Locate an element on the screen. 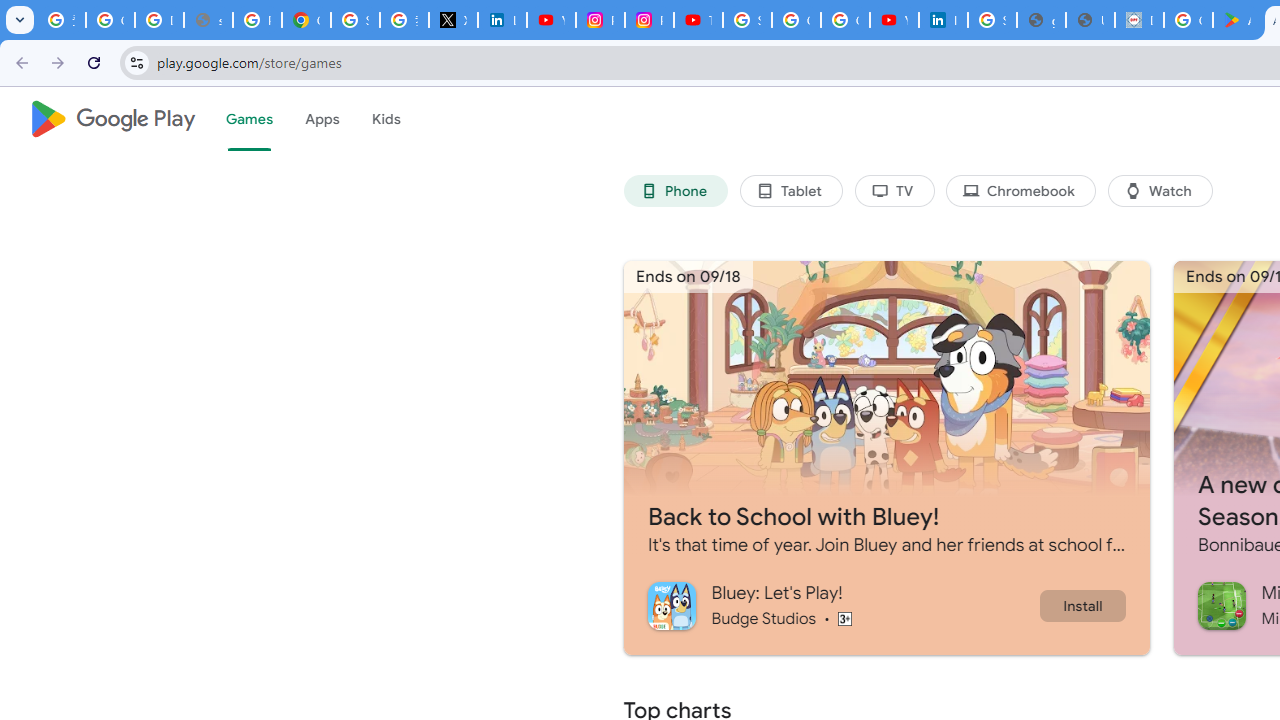 Image resolution: width=1280 pixels, height=720 pixels. 'Chromebook' is located at coordinates (1021, 191).